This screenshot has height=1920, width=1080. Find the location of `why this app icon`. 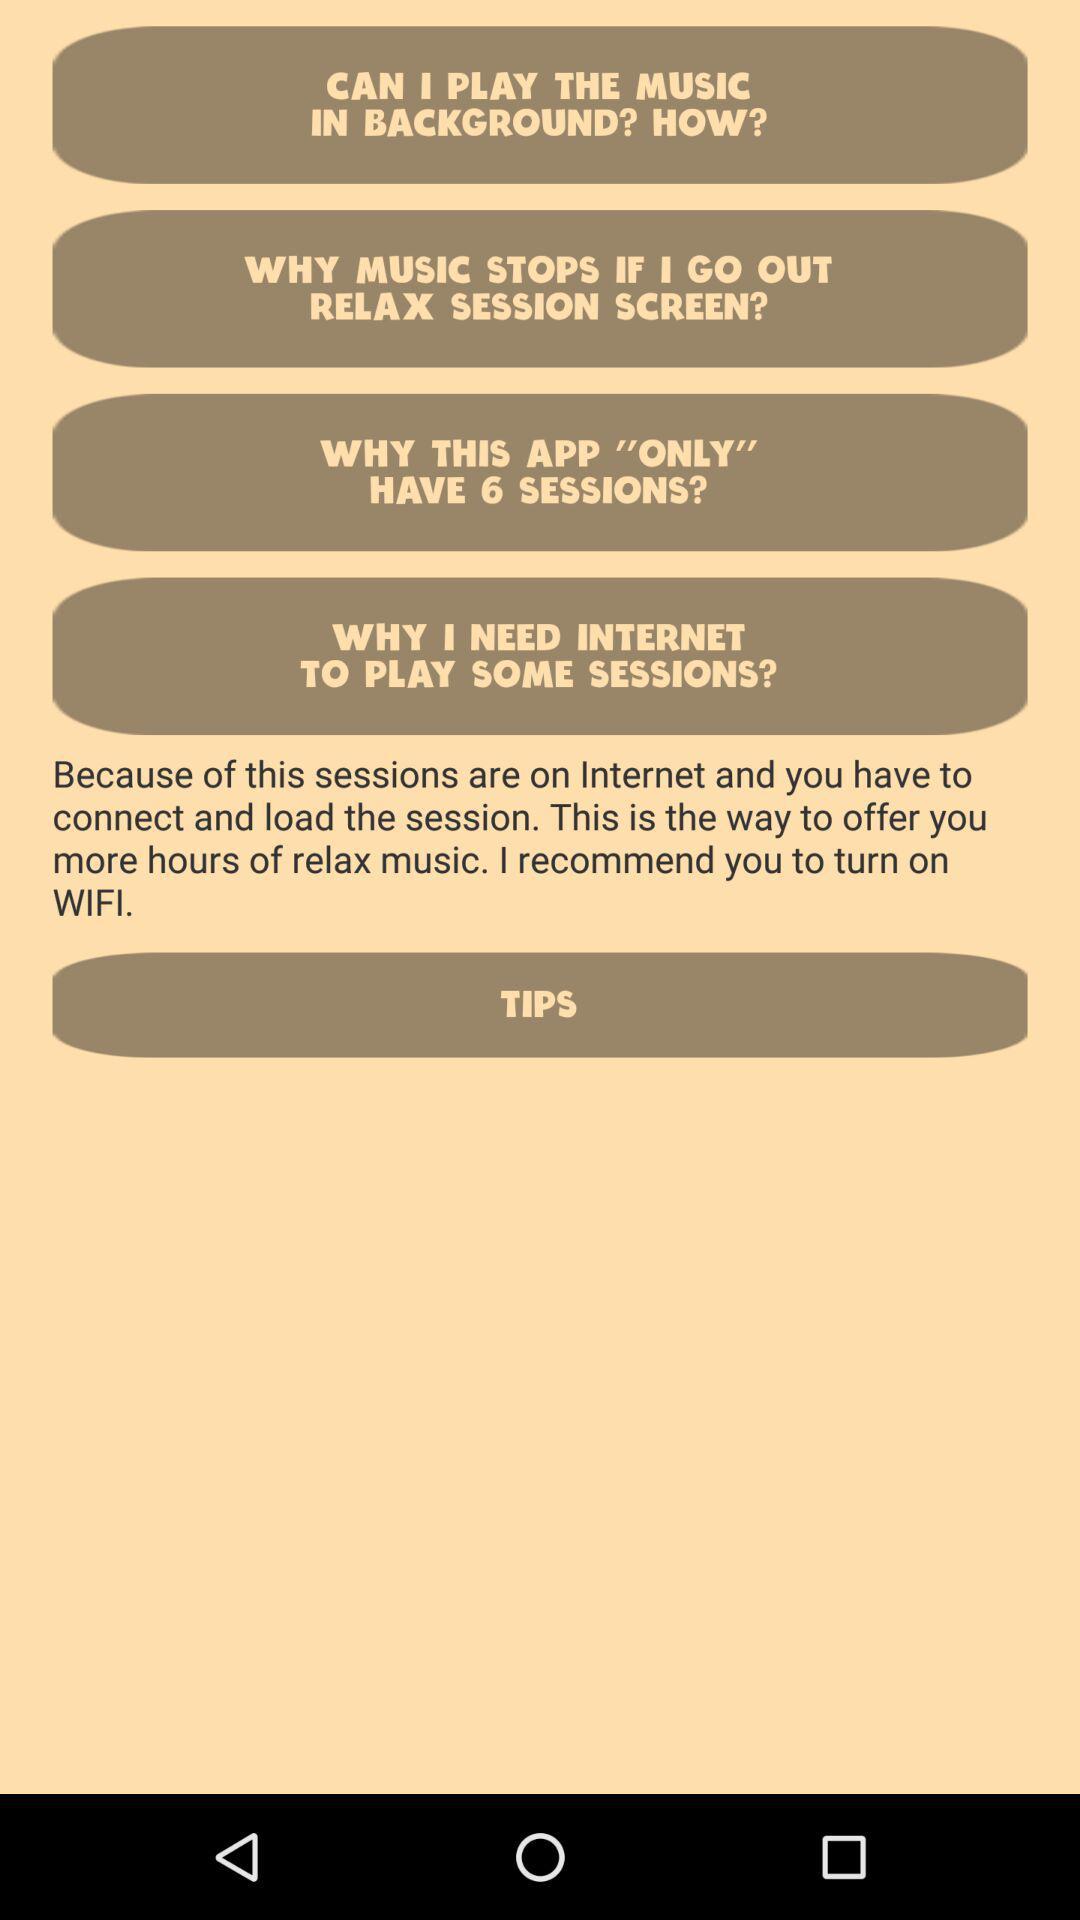

why this app icon is located at coordinates (540, 471).